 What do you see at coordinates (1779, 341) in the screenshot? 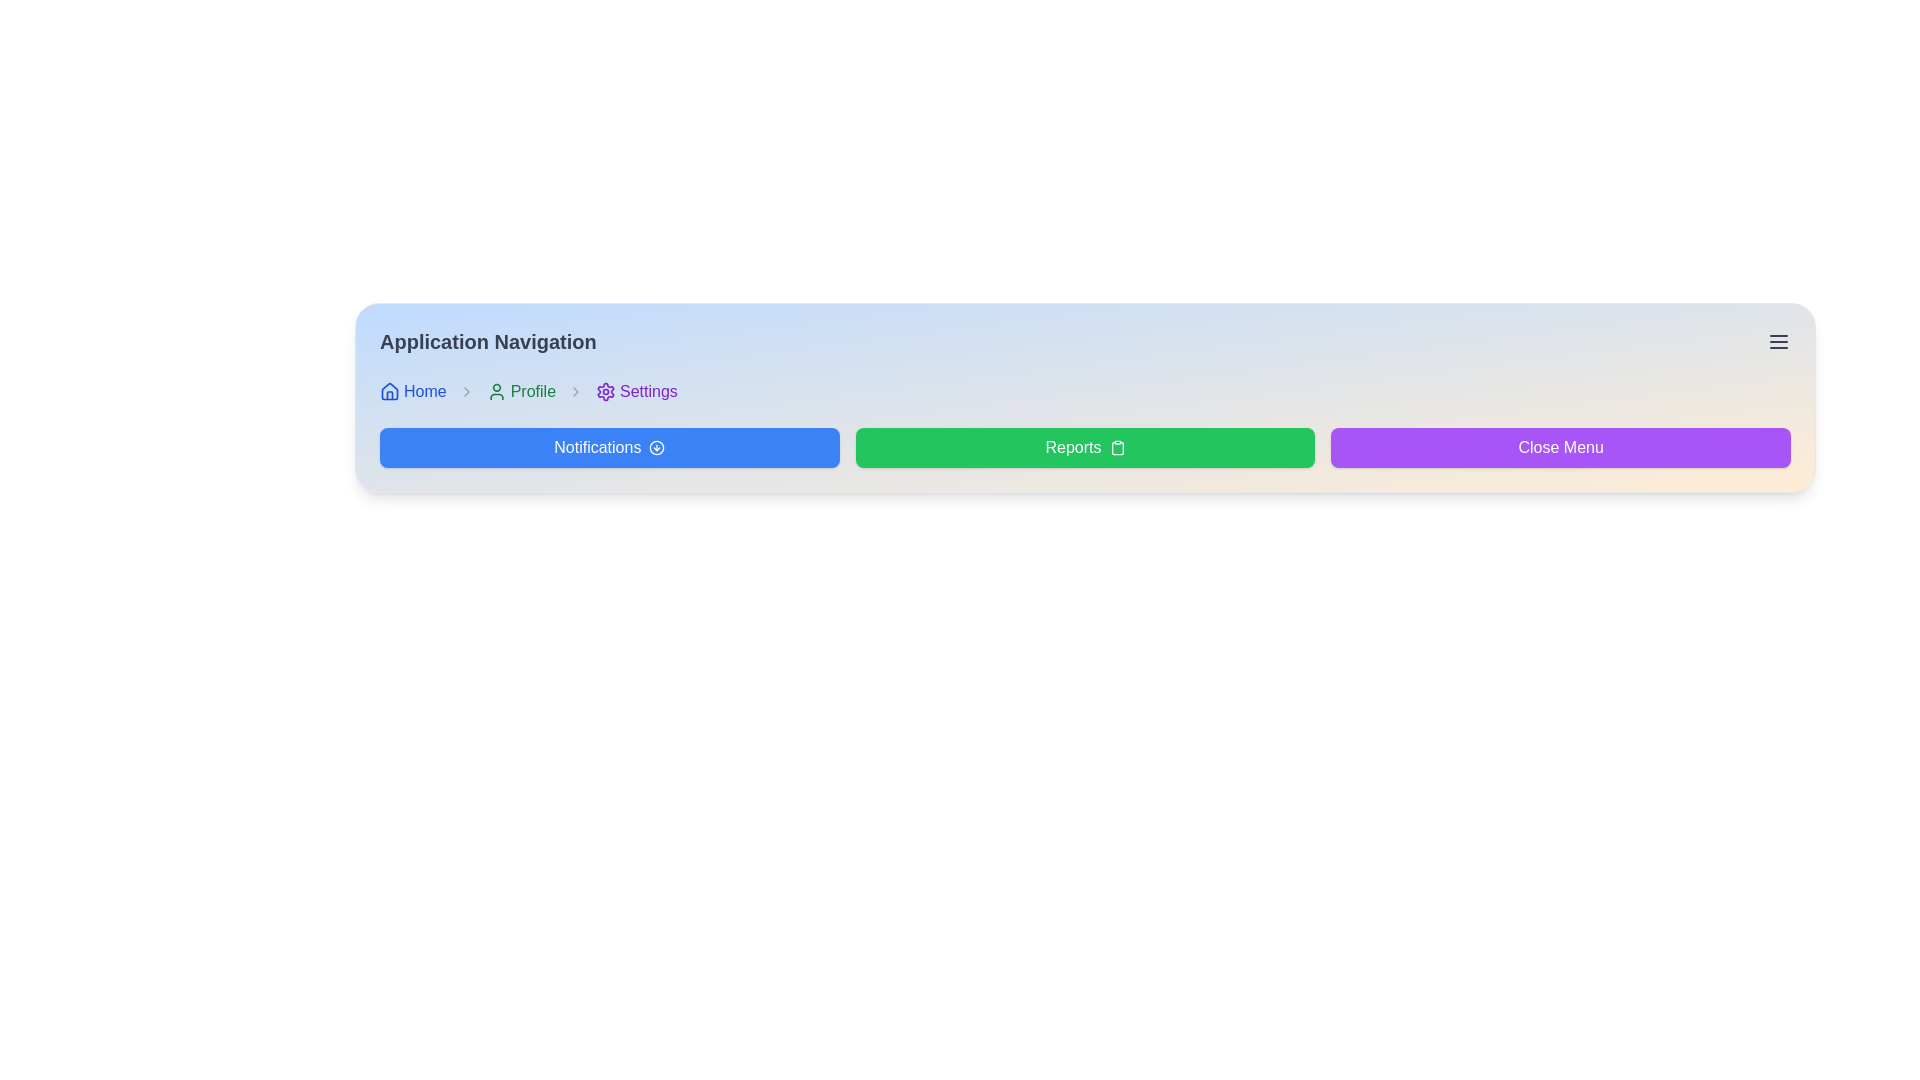
I see `the menu toggle button located at the upper-right corner of the interface next to the 'Application Navigation' text` at bounding box center [1779, 341].